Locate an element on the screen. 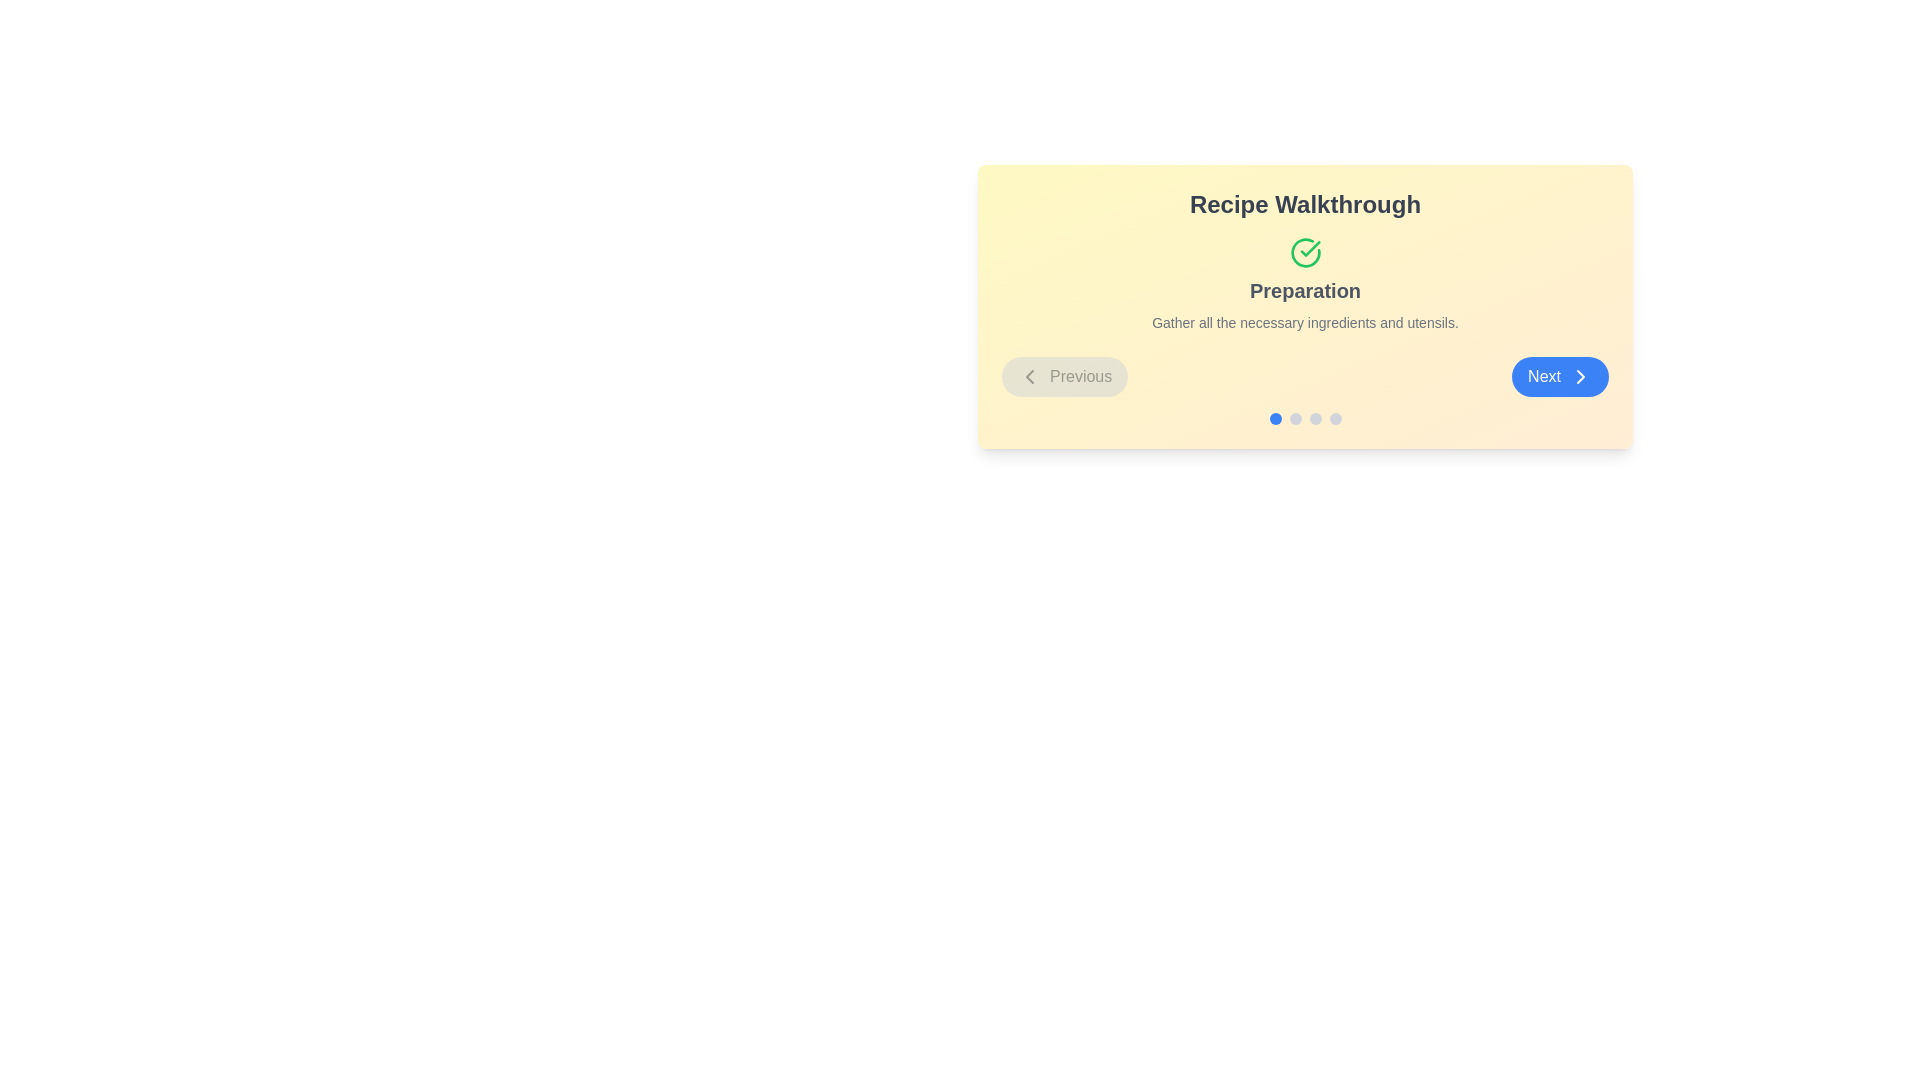 Image resolution: width=1920 pixels, height=1080 pixels. the decorative icon that indicates a successful step, positioned centrally above the 'Preparation' text and below the 'Recipe Walkthrough' header is located at coordinates (1310, 248).